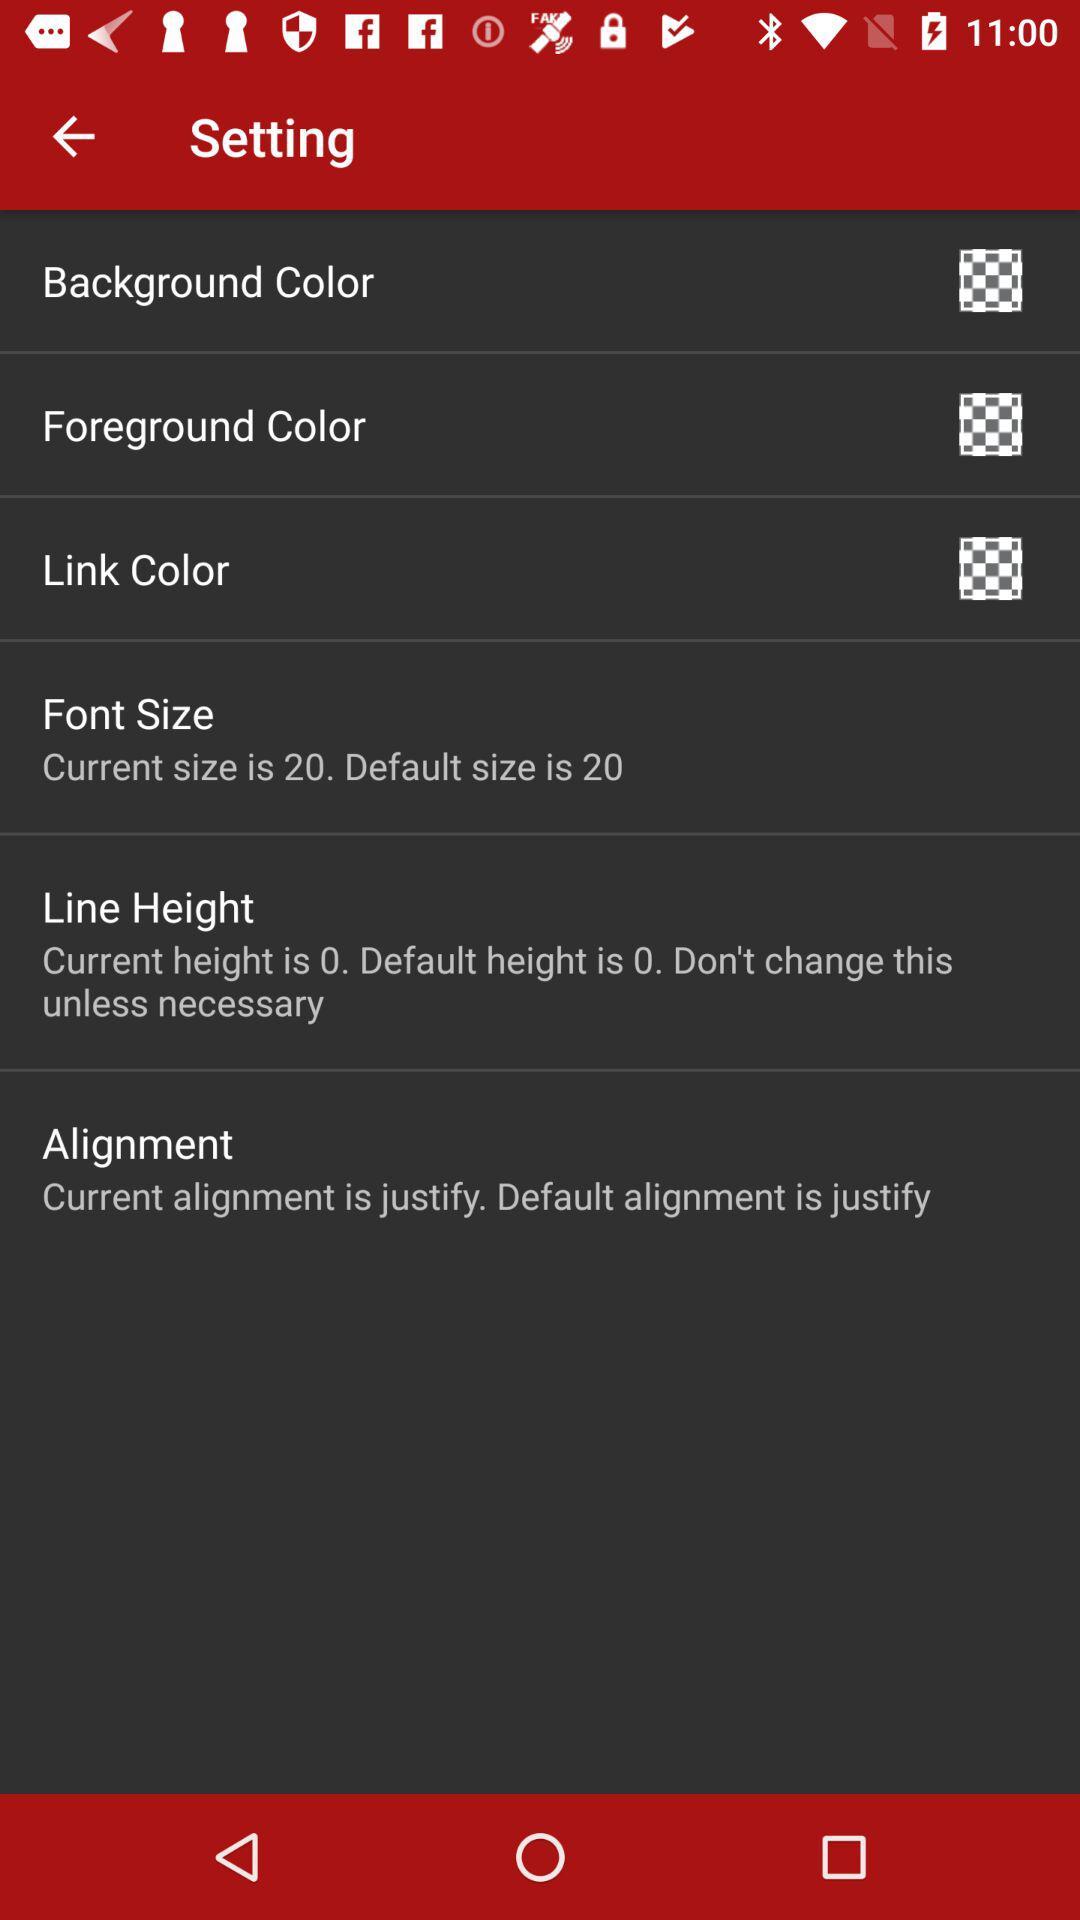  I want to click on item above foreground color icon, so click(208, 279).